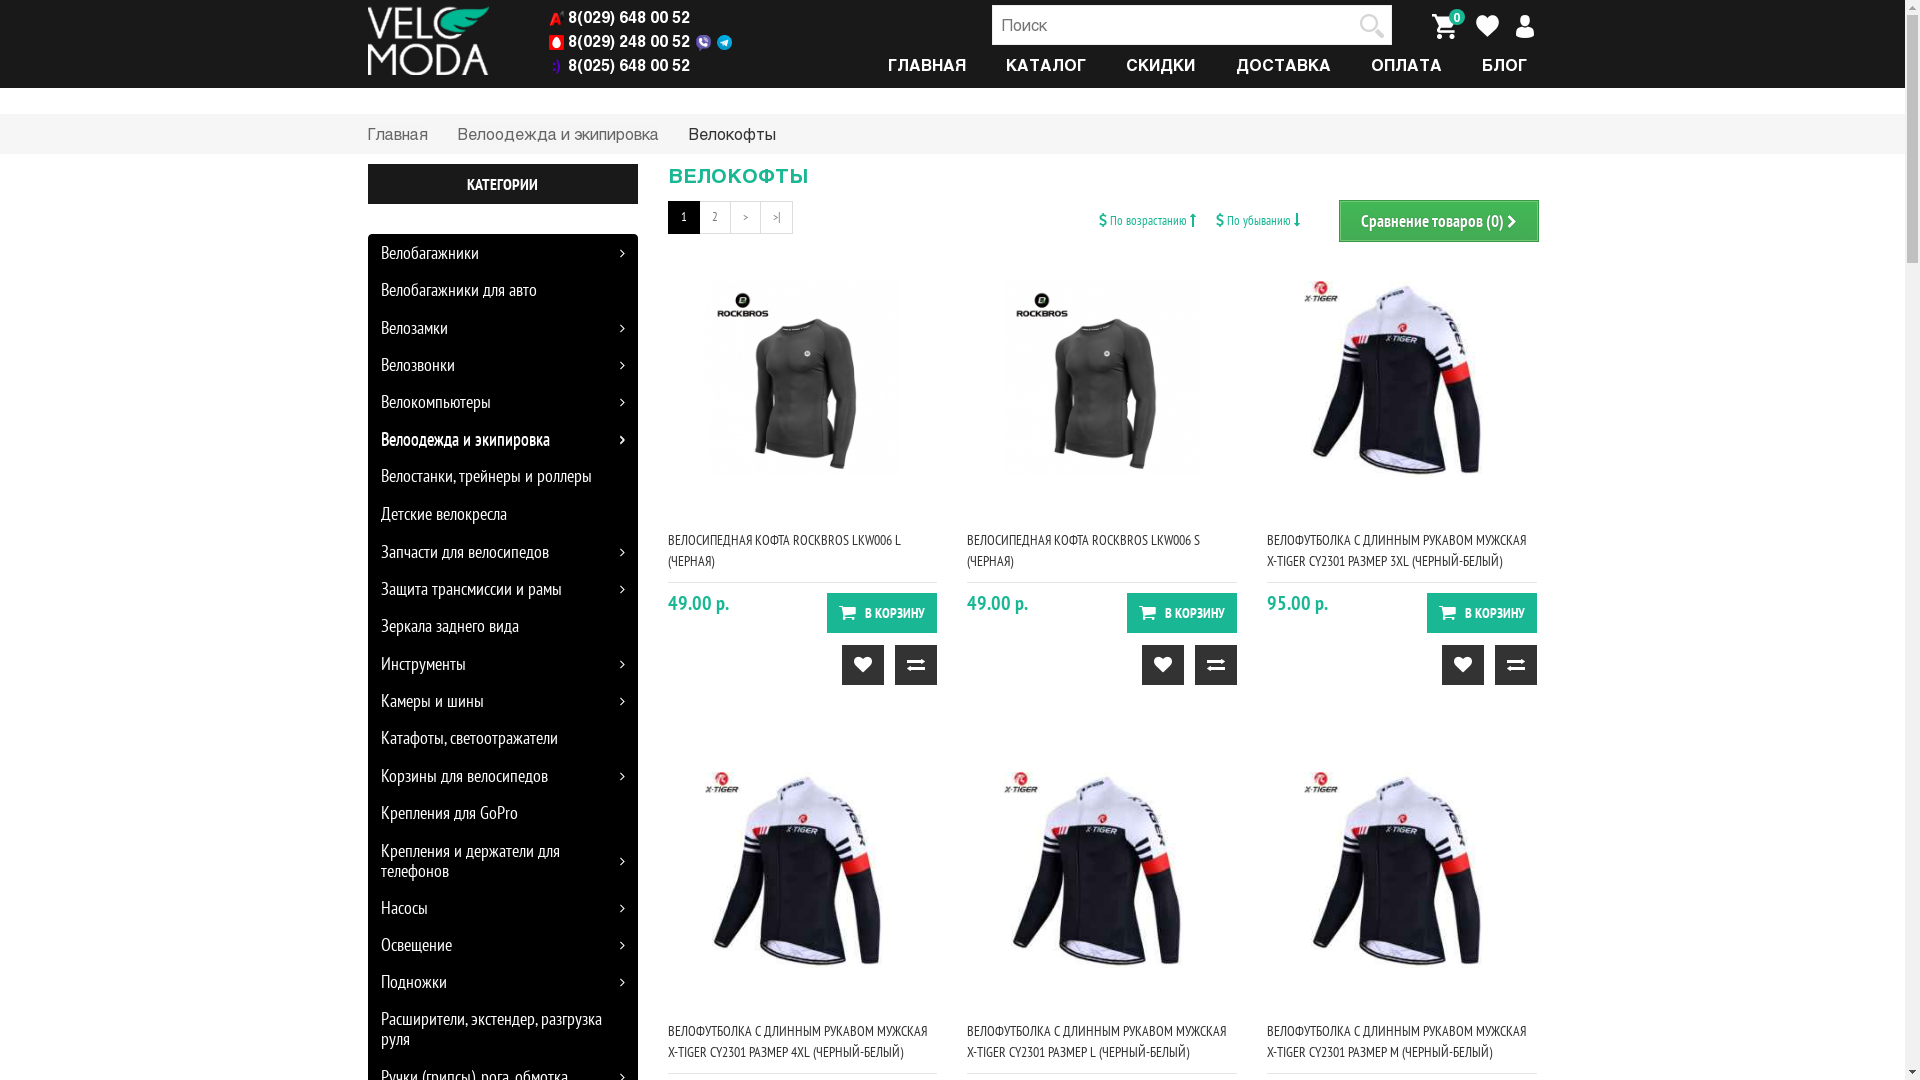 The image size is (1920, 1080). What do you see at coordinates (548, 16) in the screenshot?
I see `'8(029) 648 00 52'` at bounding box center [548, 16].